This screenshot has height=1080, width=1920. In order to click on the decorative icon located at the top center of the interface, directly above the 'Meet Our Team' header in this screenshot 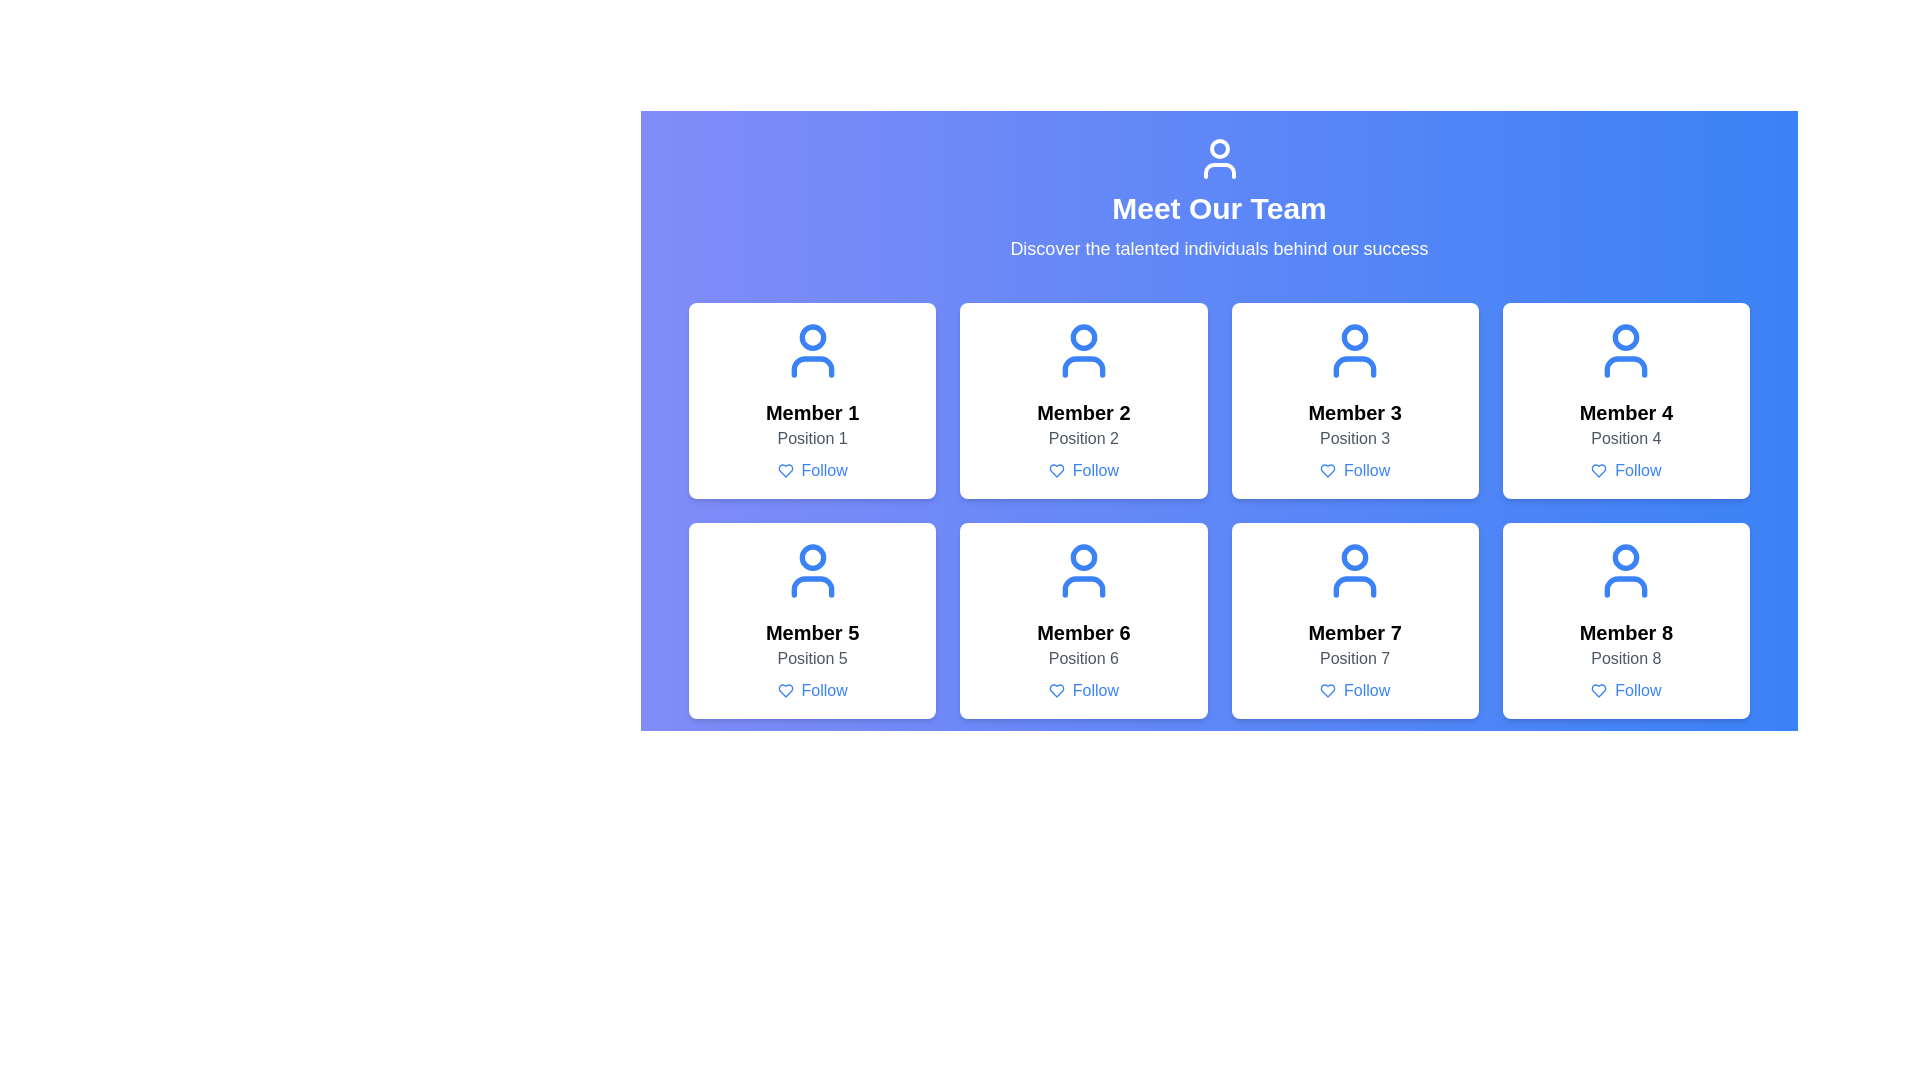, I will do `click(1218, 157)`.